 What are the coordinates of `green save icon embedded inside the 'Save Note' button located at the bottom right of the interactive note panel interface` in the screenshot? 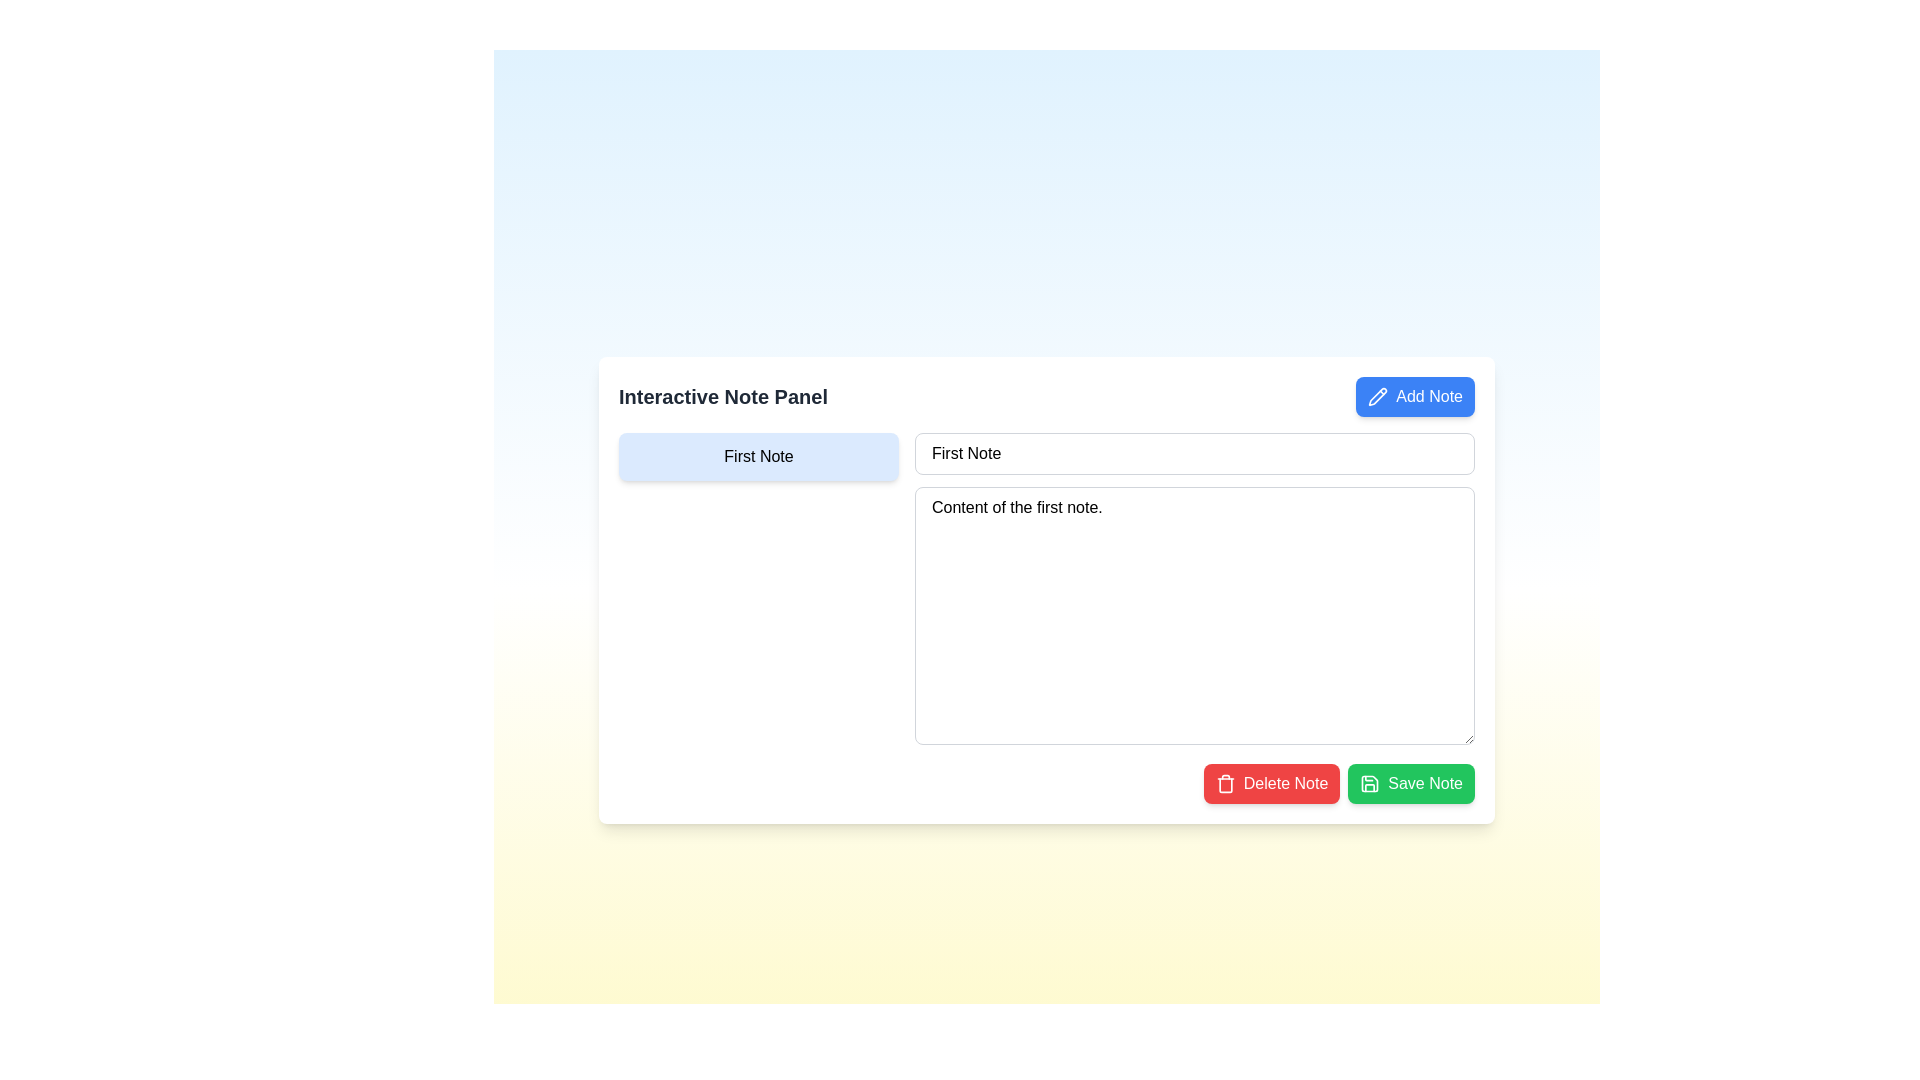 It's located at (1369, 782).